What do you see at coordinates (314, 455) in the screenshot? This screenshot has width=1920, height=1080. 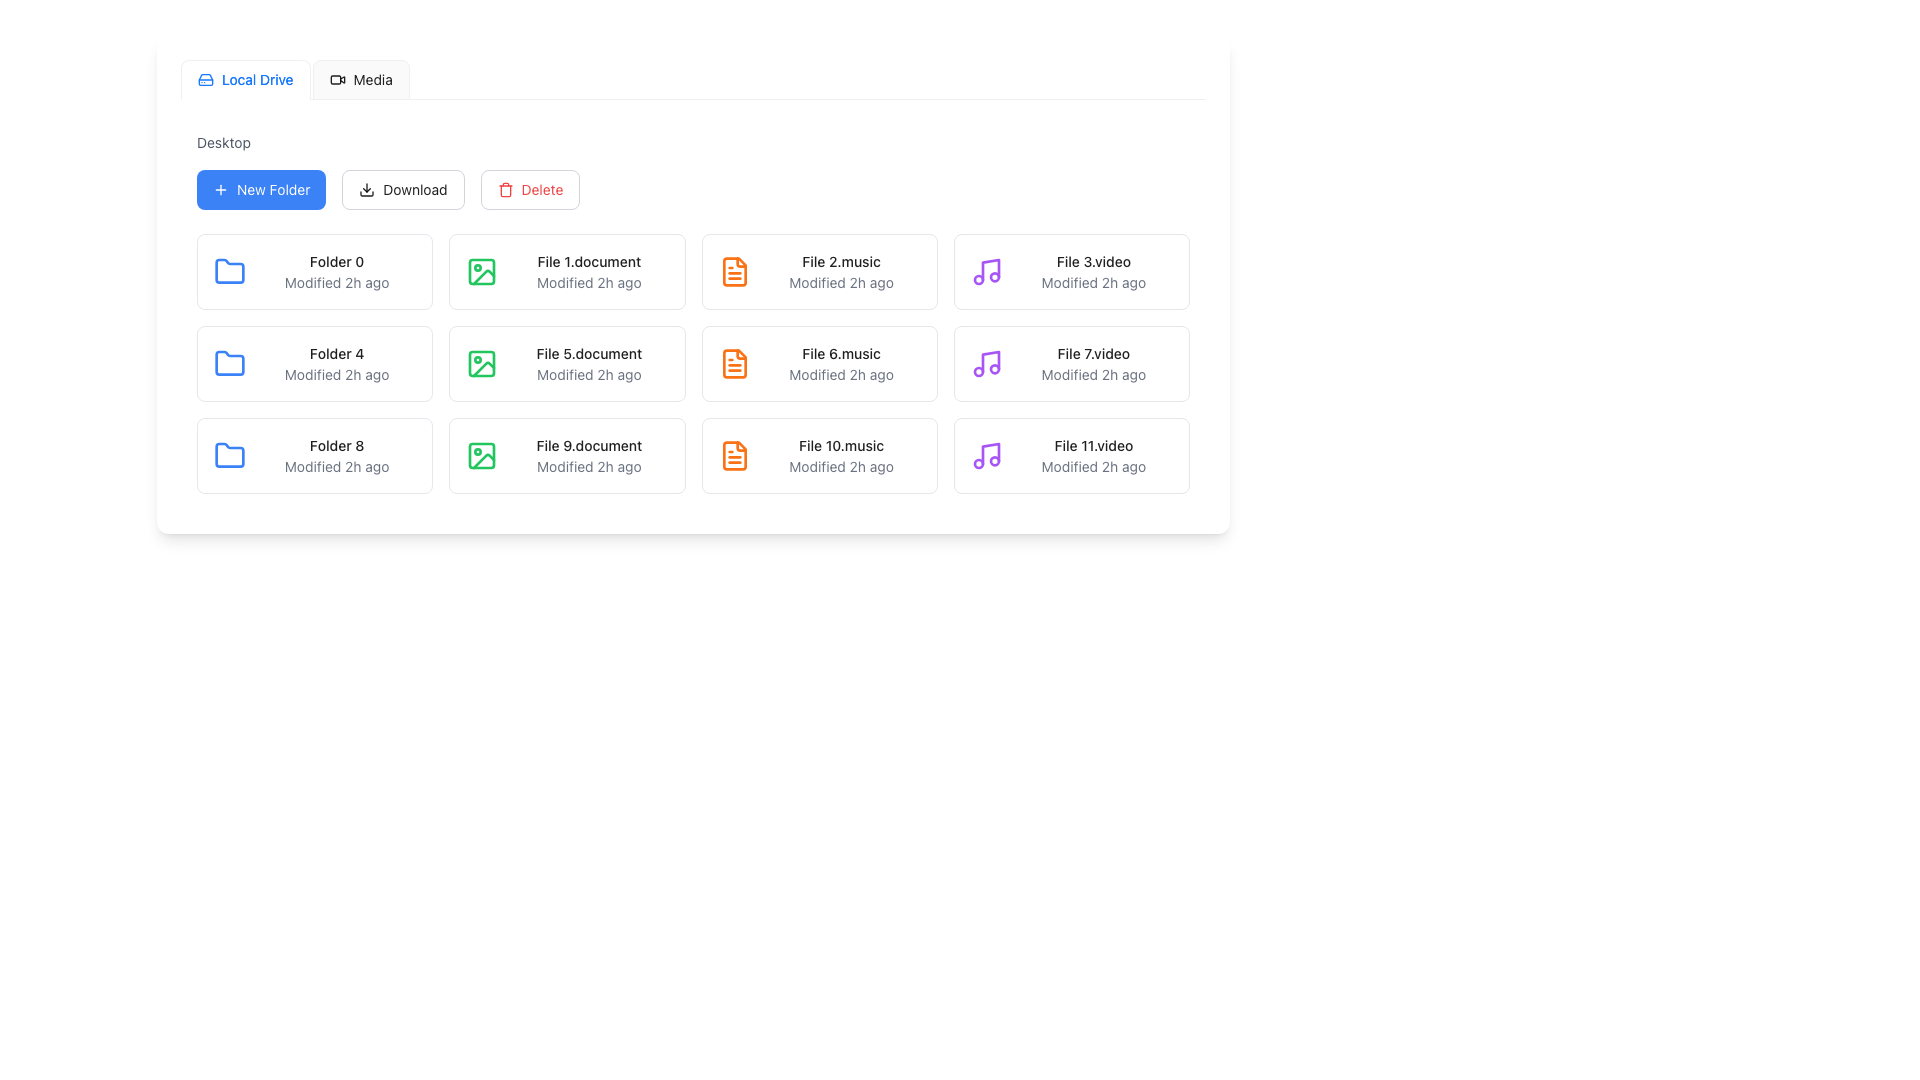 I see `on the folder item labeled 'Folder 8' located in the second column under the 'Desktop' section` at bounding box center [314, 455].